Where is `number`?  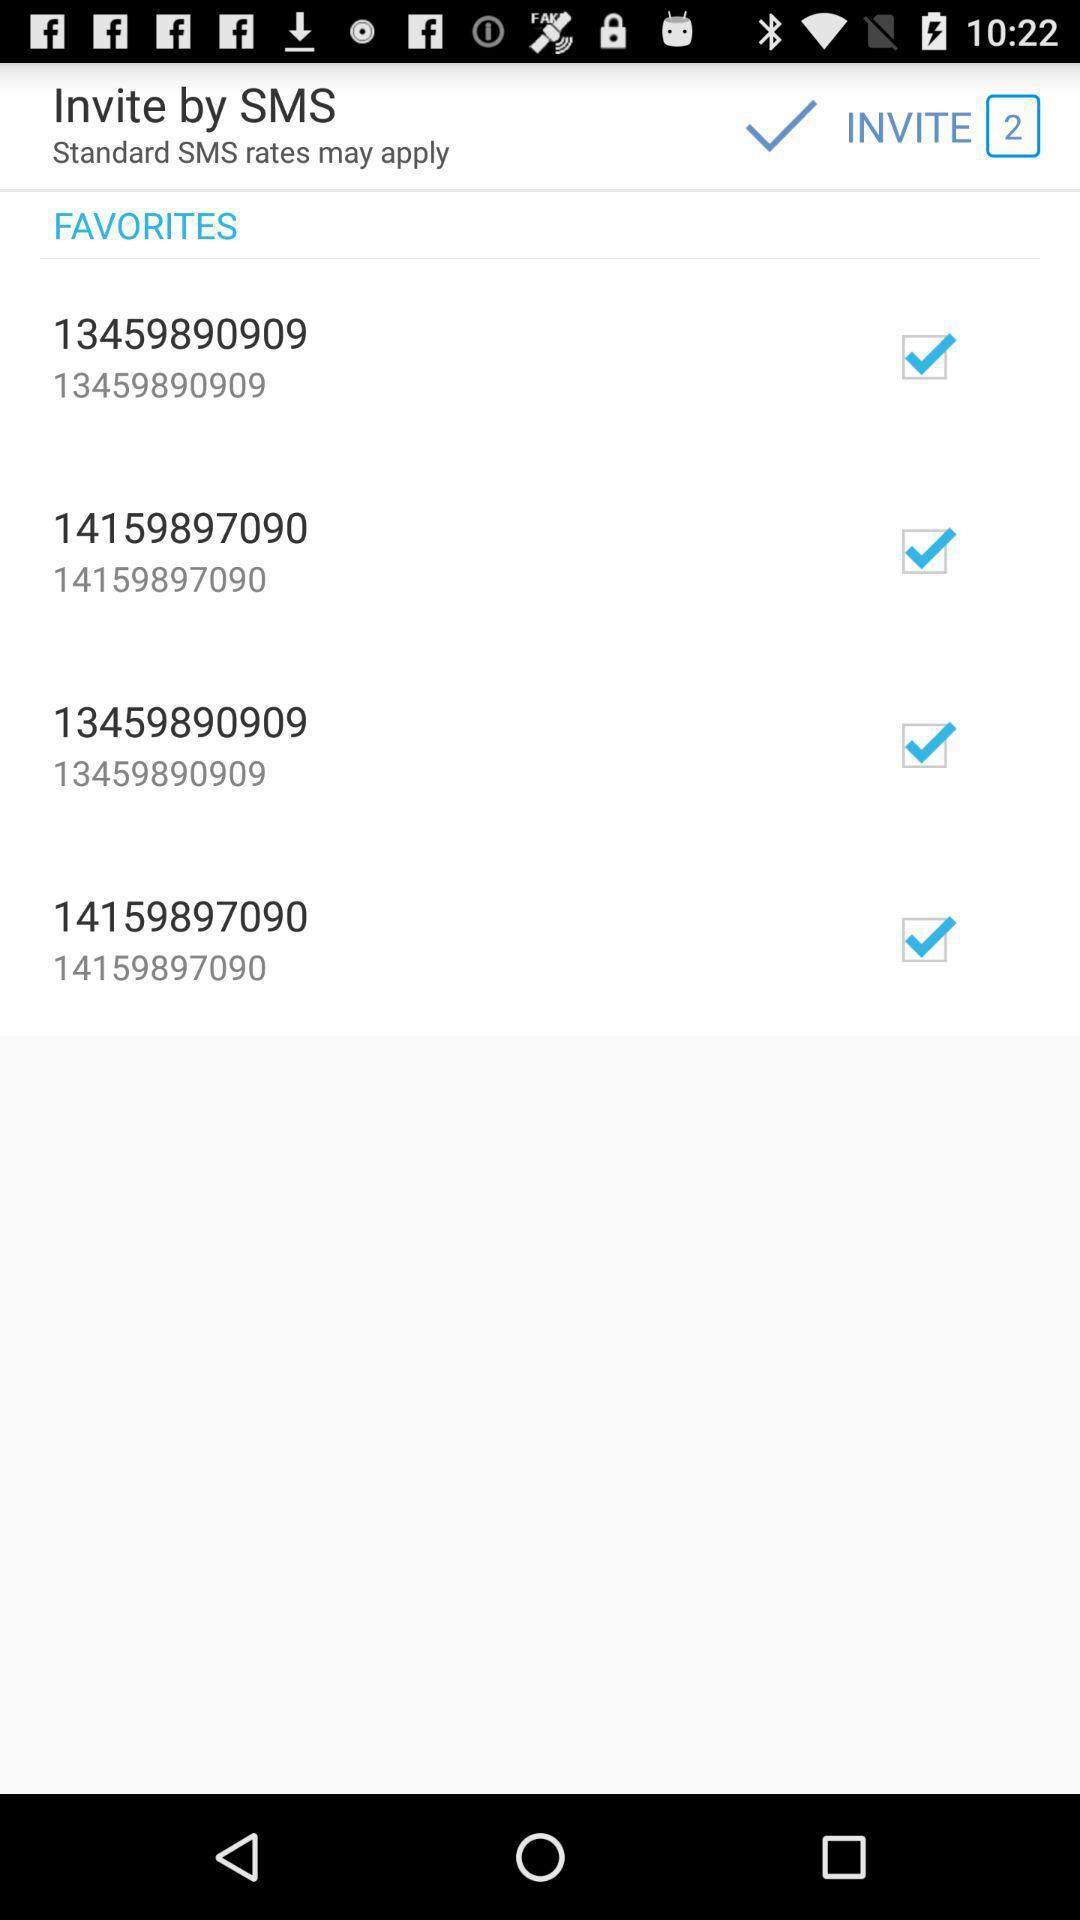 number is located at coordinates (982, 549).